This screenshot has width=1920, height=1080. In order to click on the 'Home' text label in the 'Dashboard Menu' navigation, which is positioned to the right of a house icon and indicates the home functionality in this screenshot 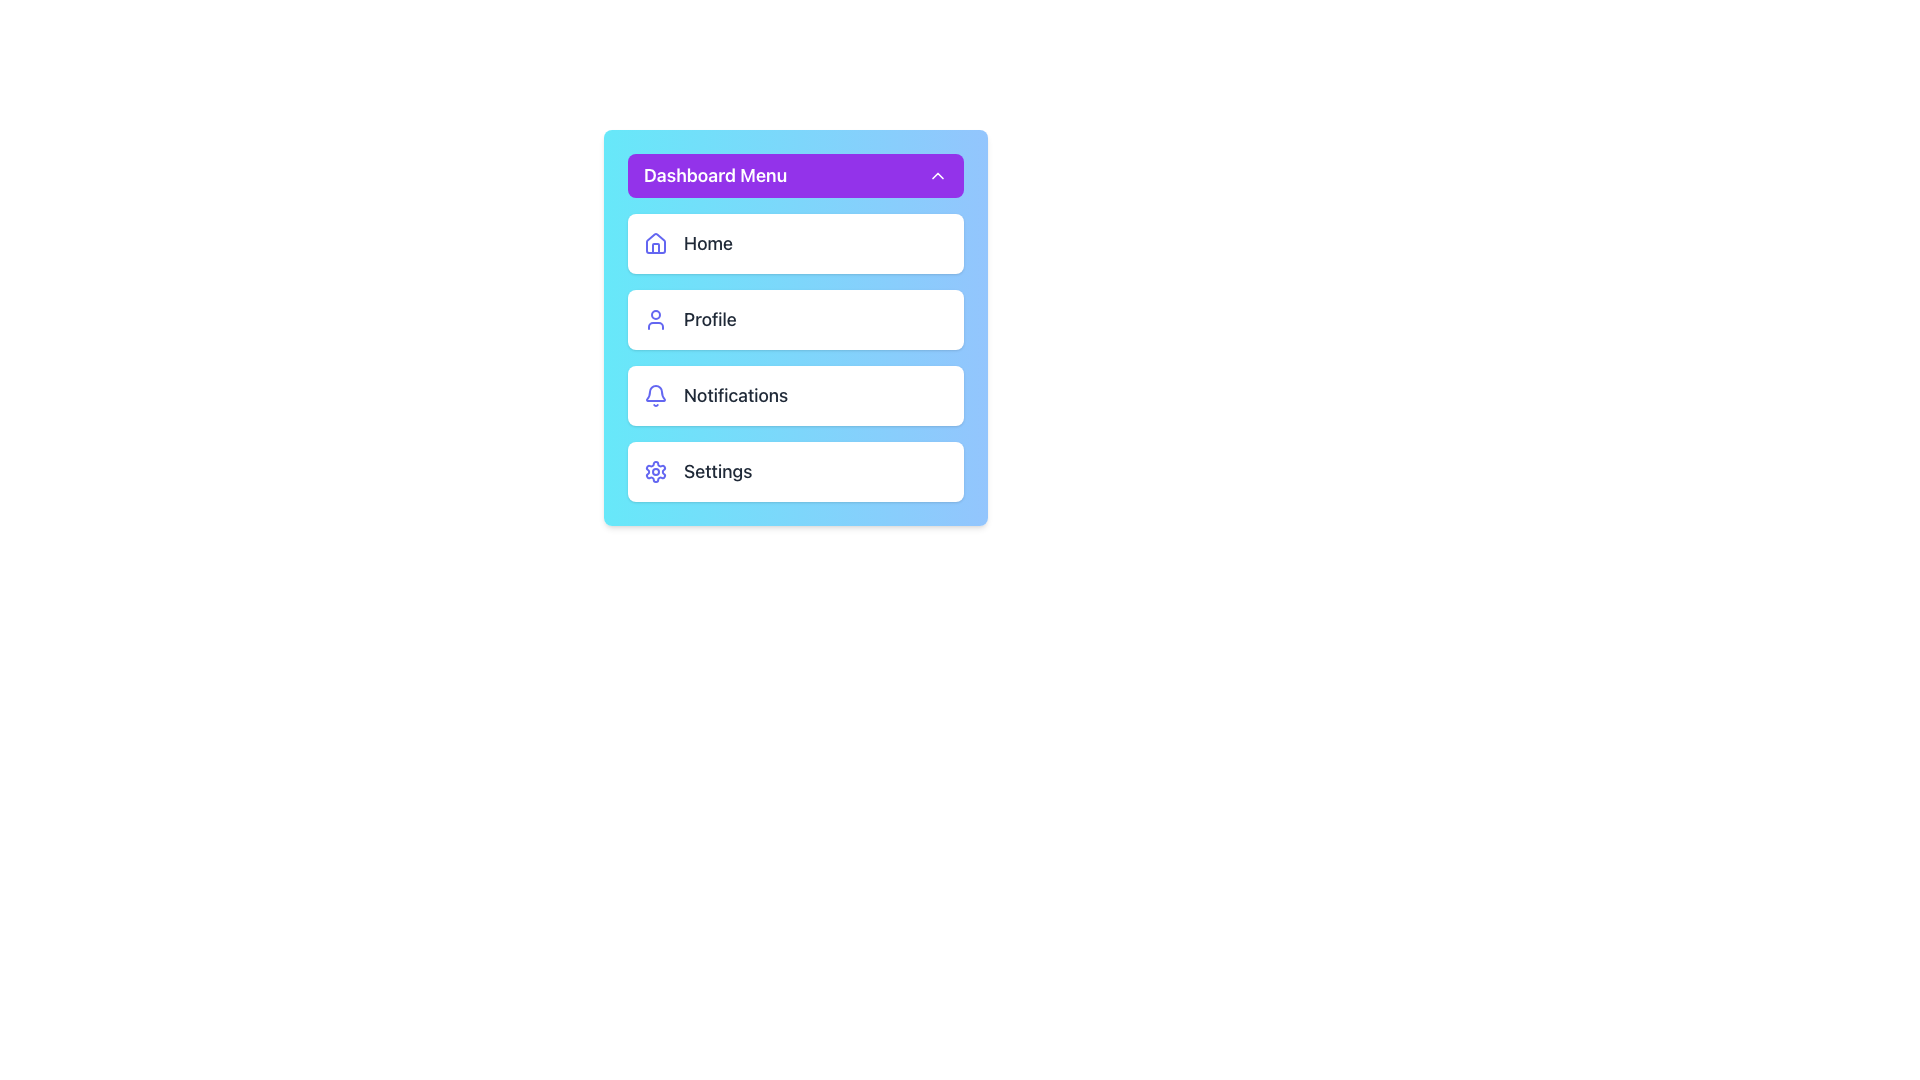, I will do `click(708, 242)`.